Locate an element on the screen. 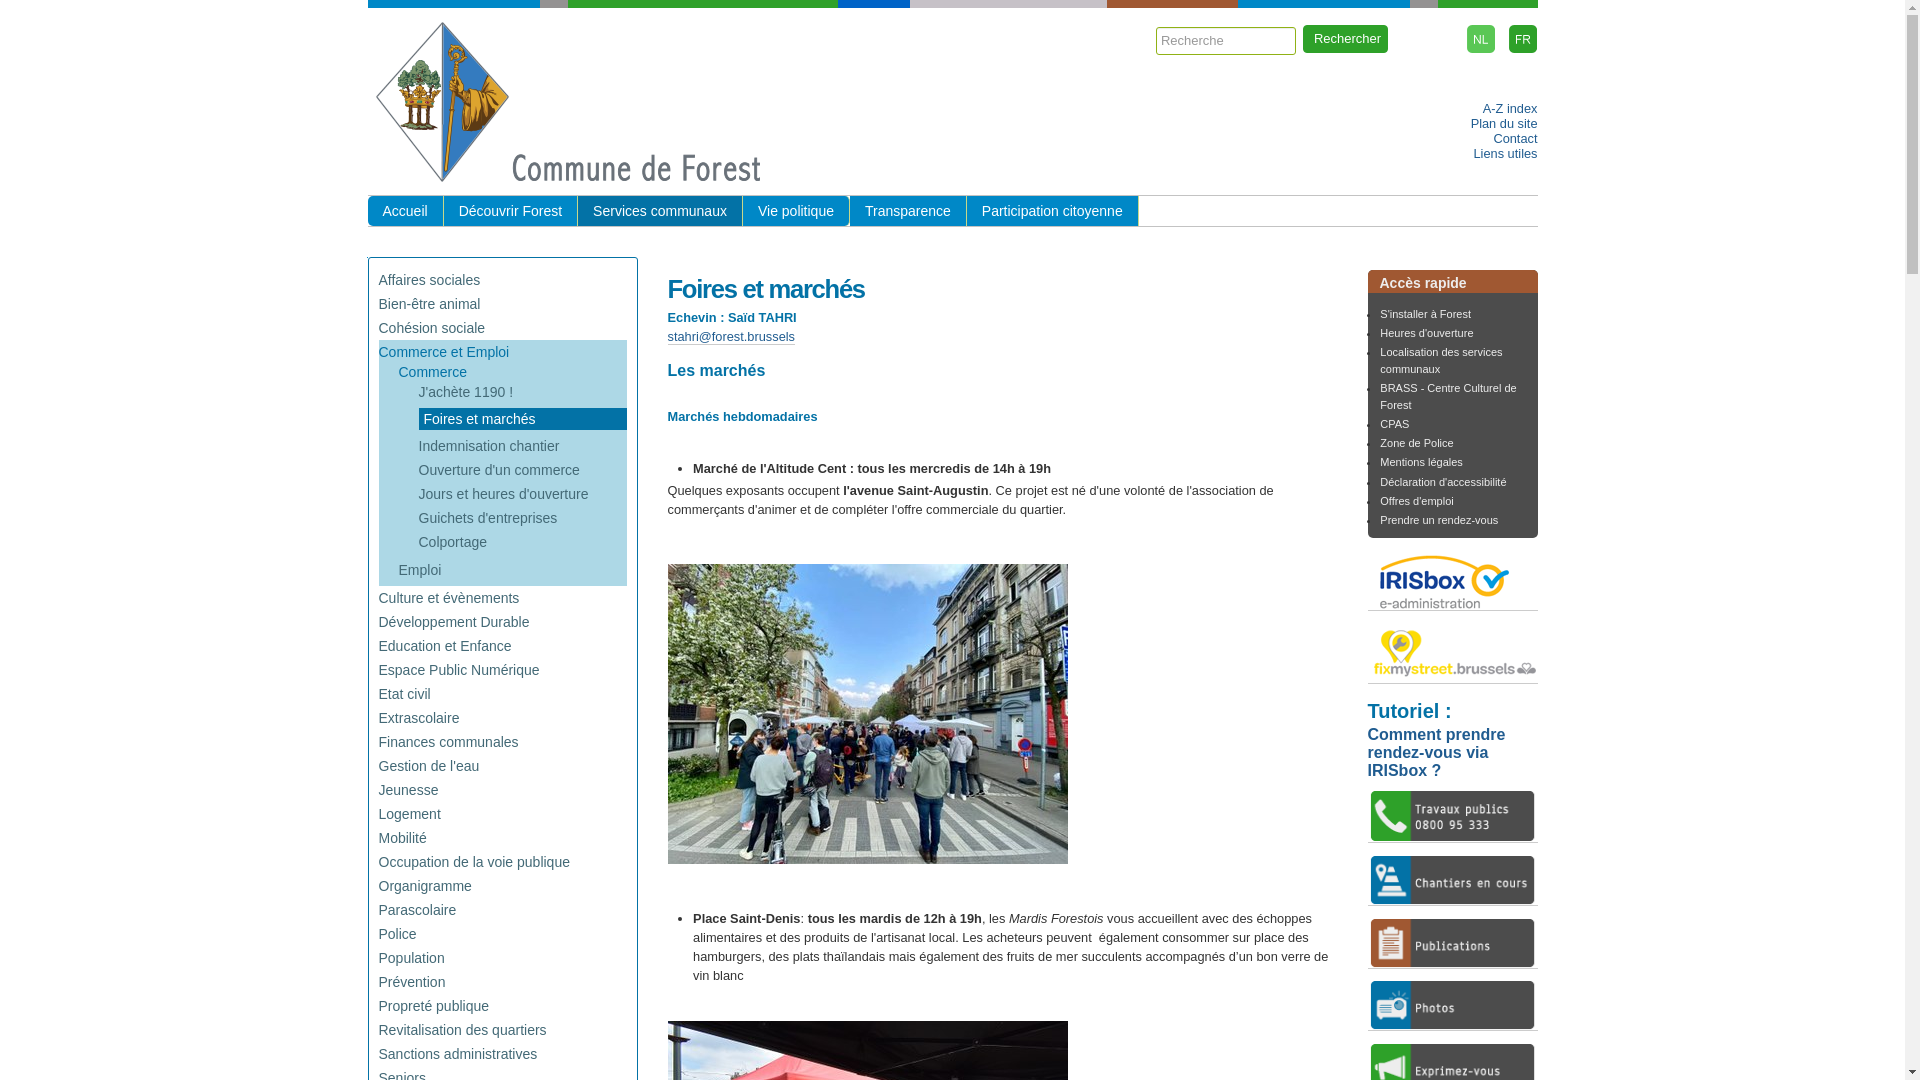  'Heures d'ouverture' is located at coordinates (1379, 331).